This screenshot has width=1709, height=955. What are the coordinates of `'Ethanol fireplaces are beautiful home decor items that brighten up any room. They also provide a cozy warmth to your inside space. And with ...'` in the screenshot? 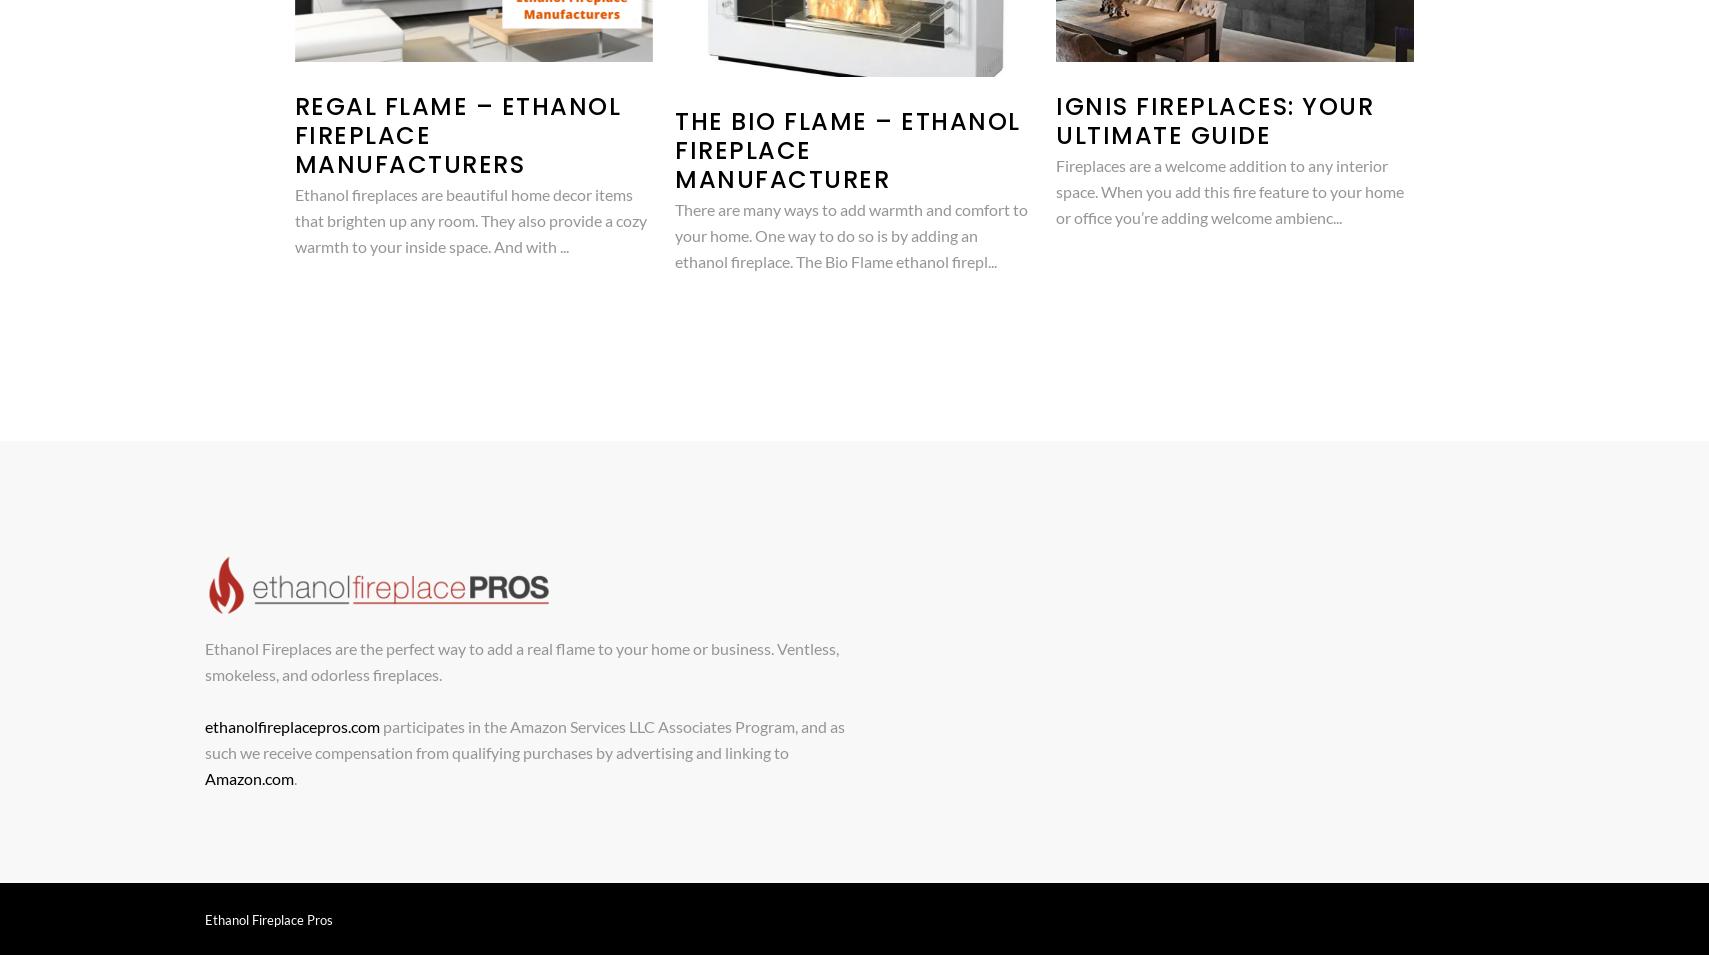 It's located at (468, 219).